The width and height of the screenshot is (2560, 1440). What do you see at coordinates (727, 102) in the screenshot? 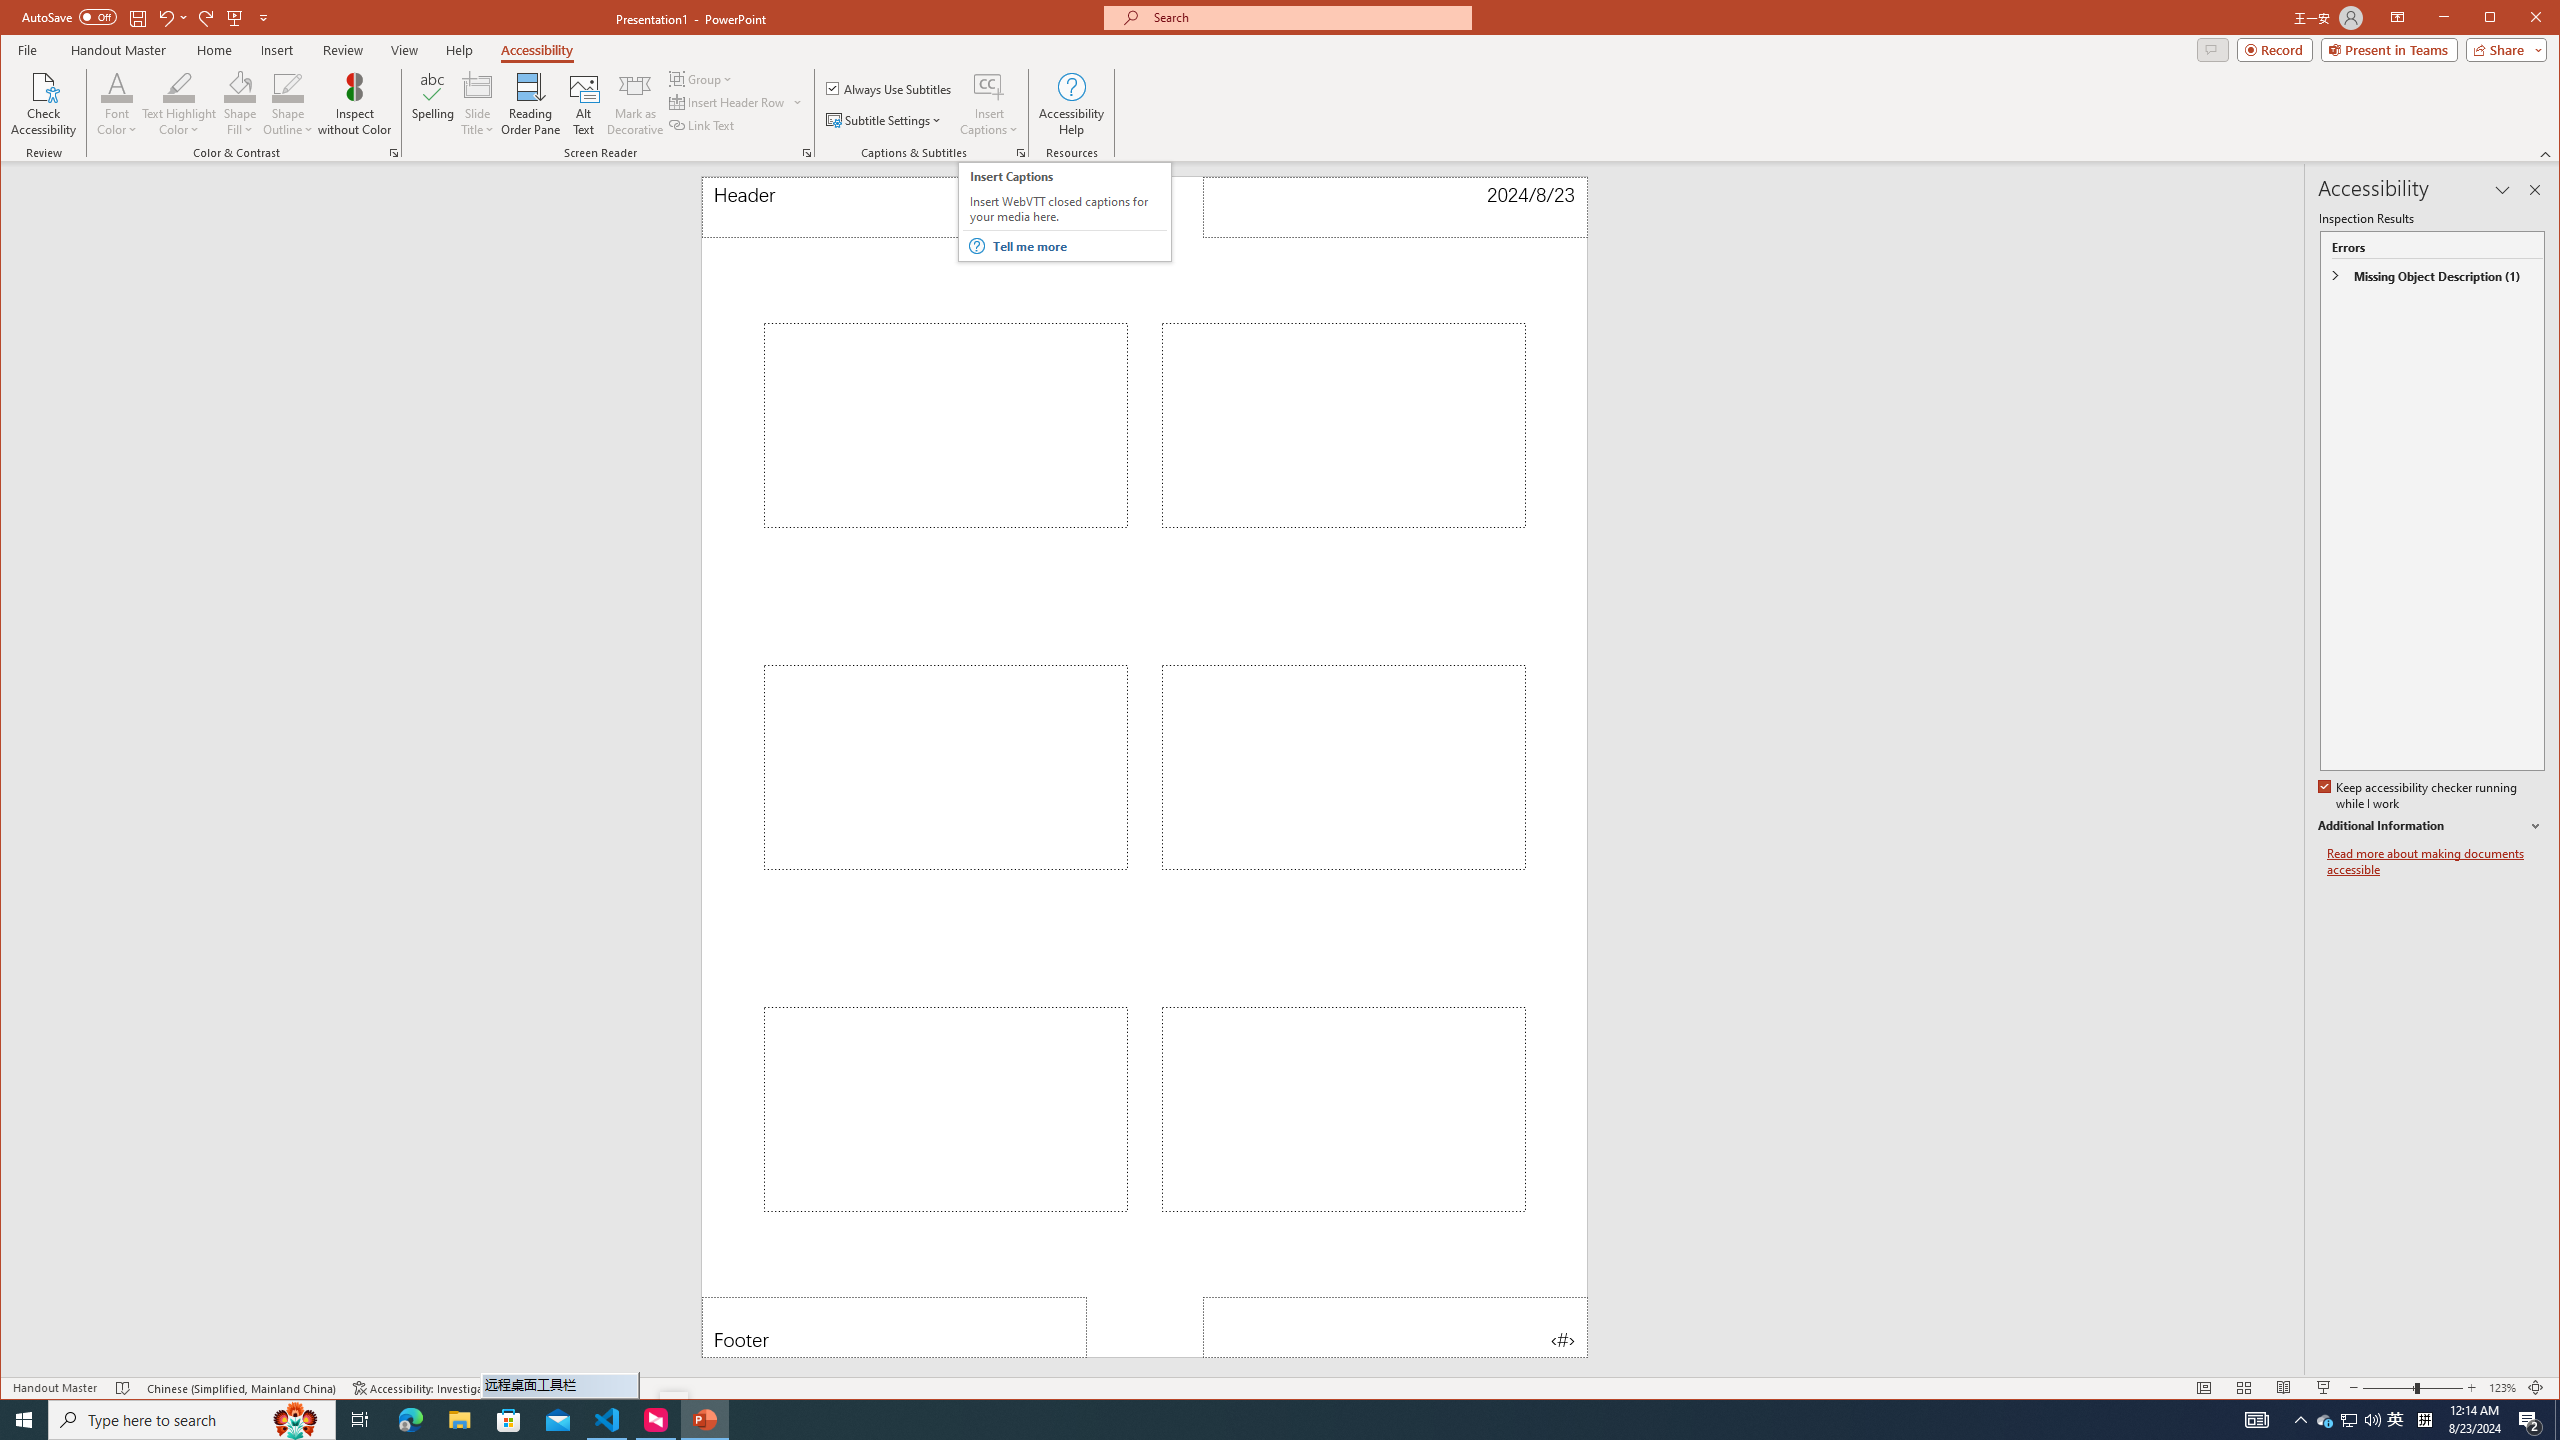
I see `'Insert Header Row'` at bounding box center [727, 102].